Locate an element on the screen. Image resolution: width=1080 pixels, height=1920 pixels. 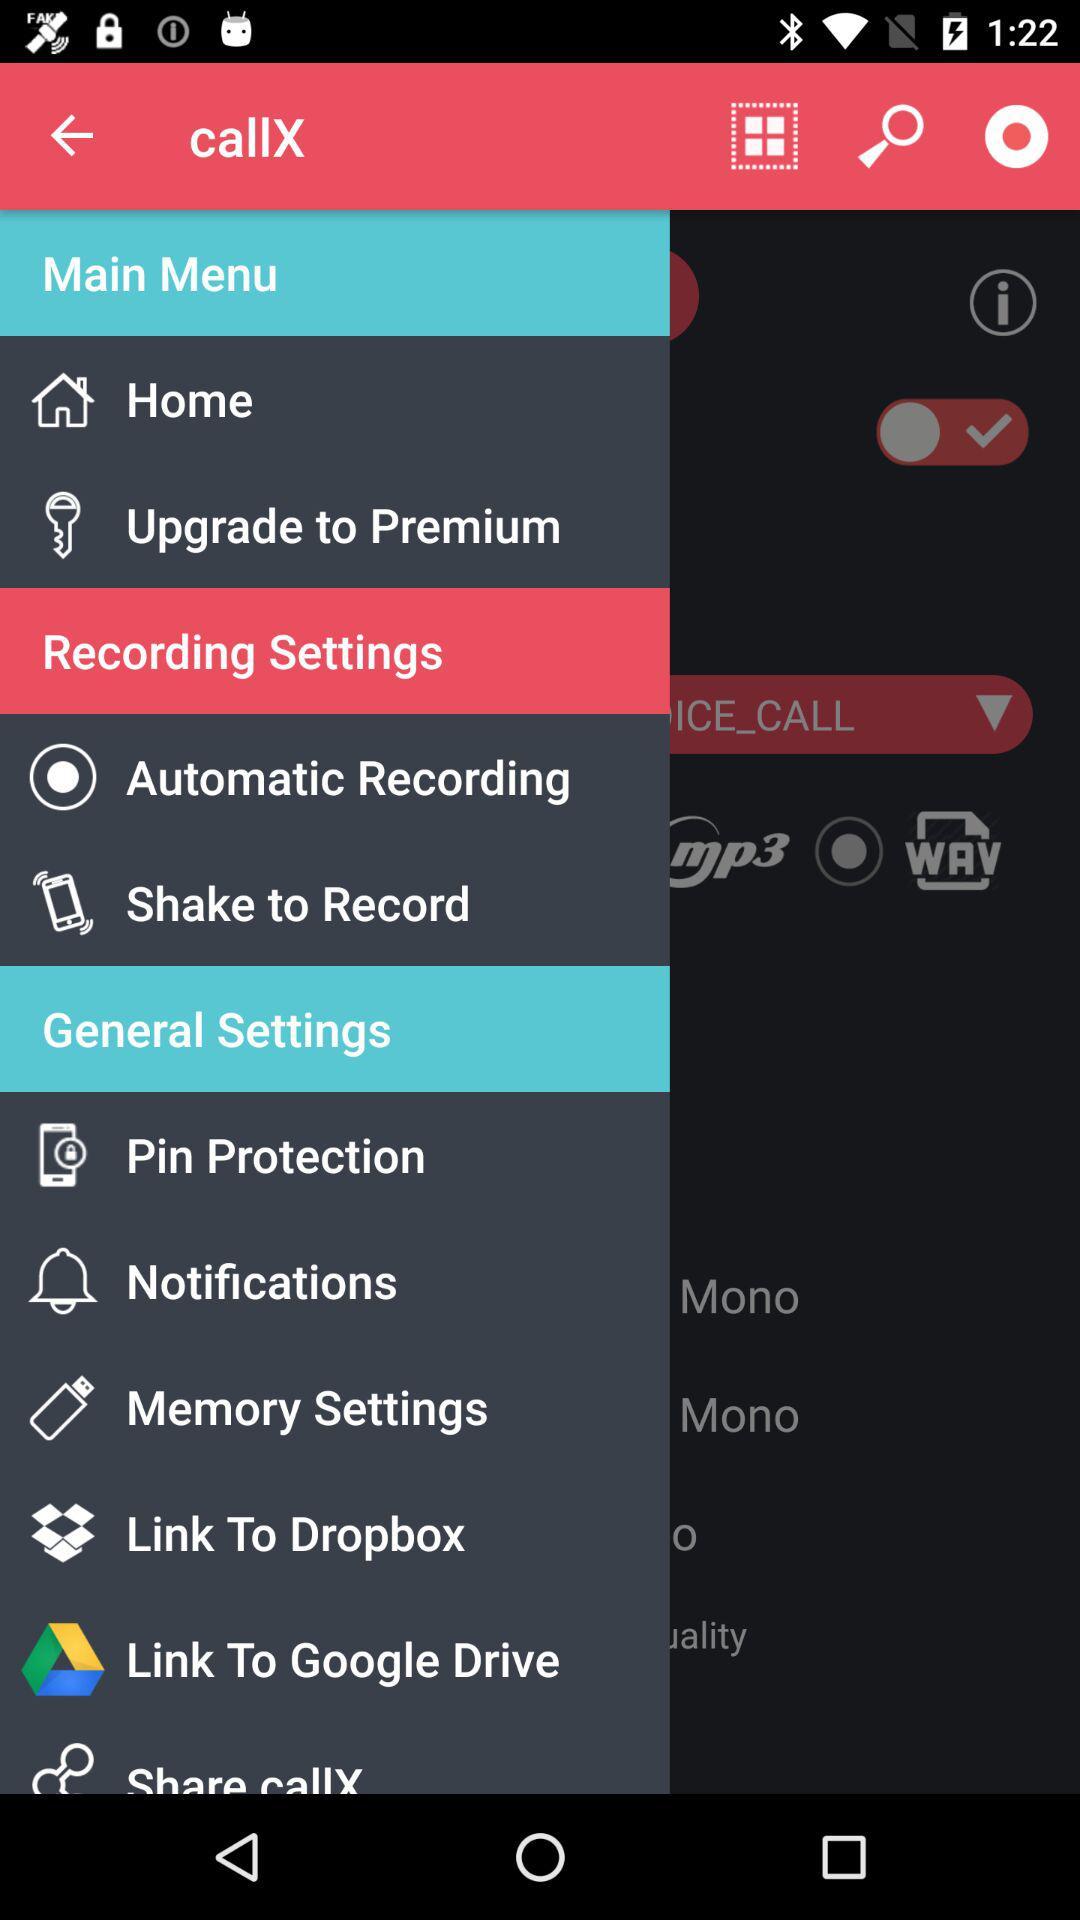
the info icon is located at coordinates (986, 301).